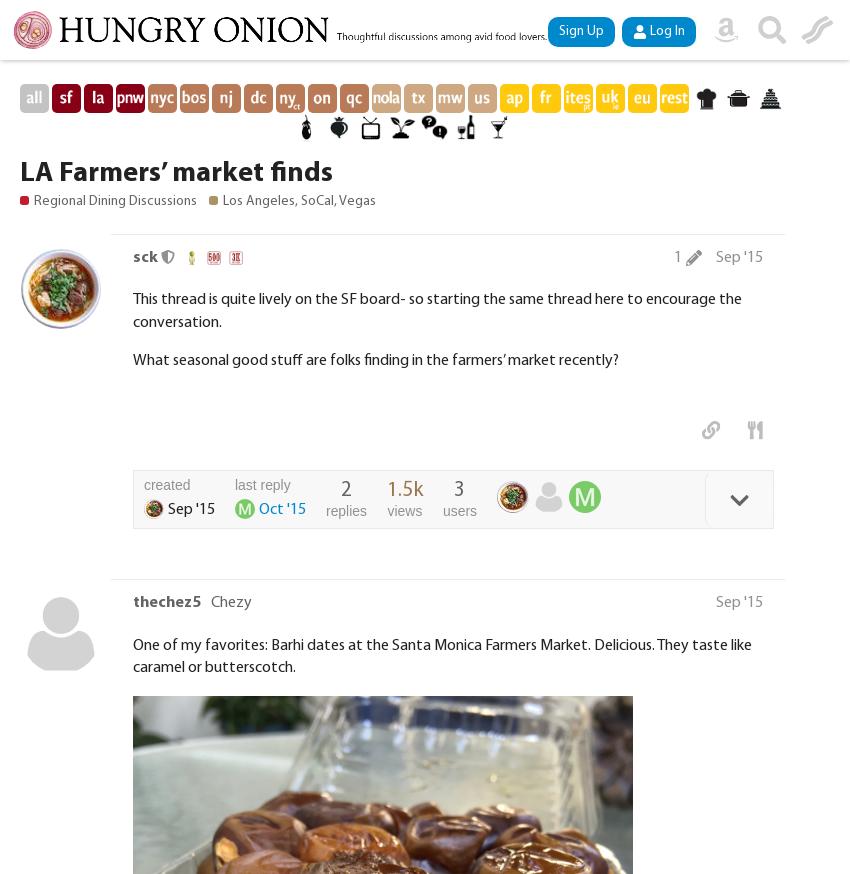  Describe the element at coordinates (436, 309) in the screenshot. I see `'This thread is quite lively on the SF board- so starting the same thread here to encourage the conversation.'` at that location.